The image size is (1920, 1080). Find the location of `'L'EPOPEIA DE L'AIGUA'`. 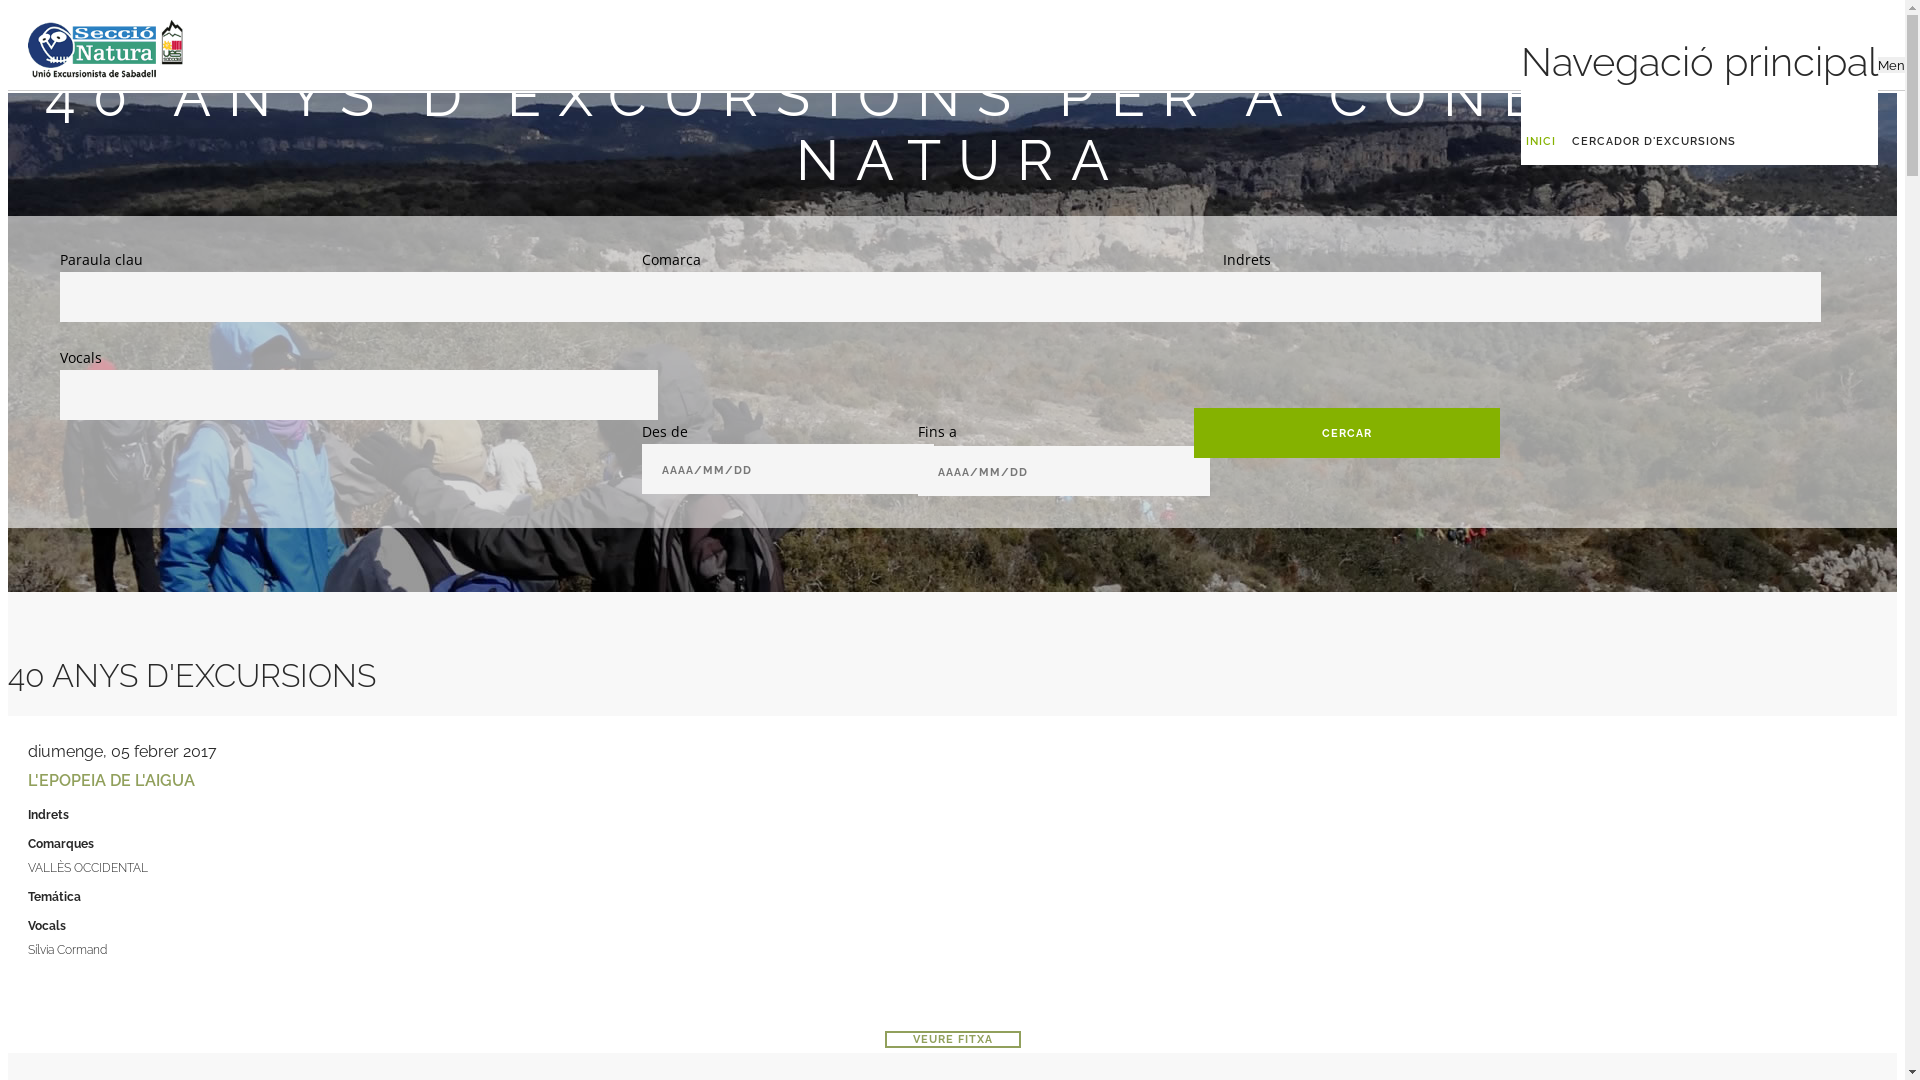

'L'EPOPEIA DE L'AIGUA' is located at coordinates (110, 779).